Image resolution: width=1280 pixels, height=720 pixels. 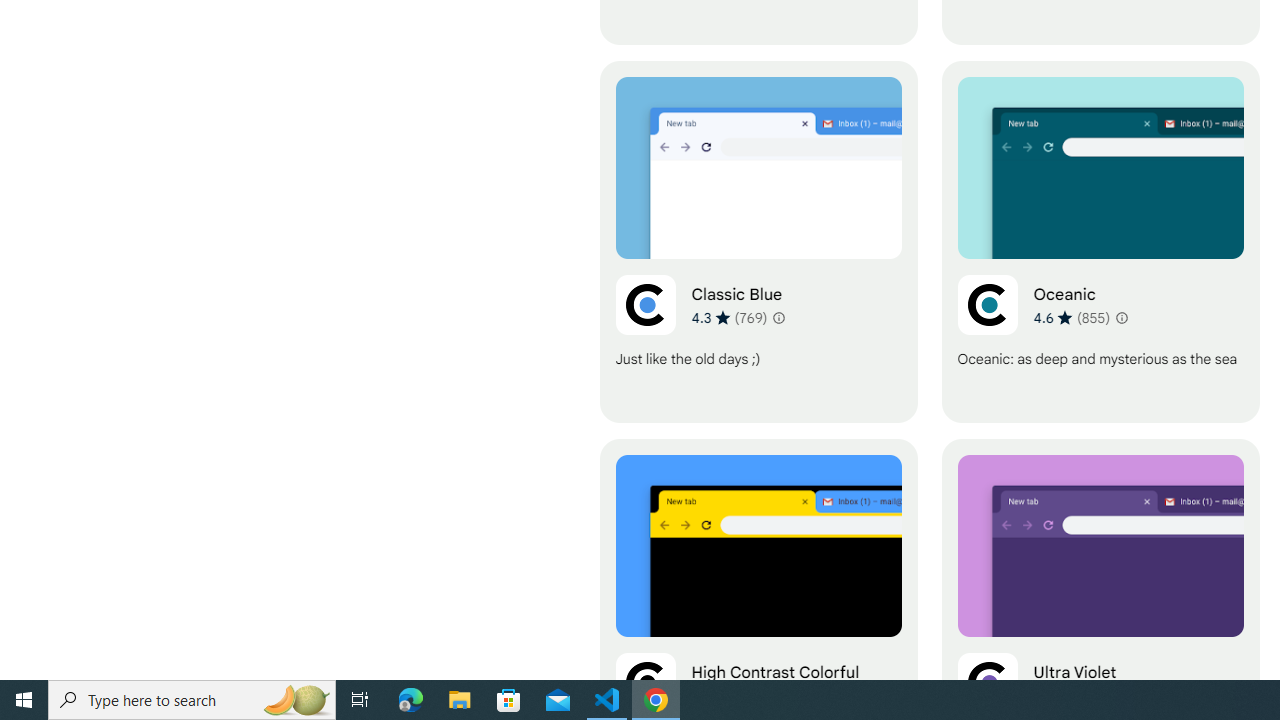 What do you see at coordinates (777, 316) in the screenshot?
I see `'Learn more about results and reviews "Classic Blue"'` at bounding box center [777, 316].